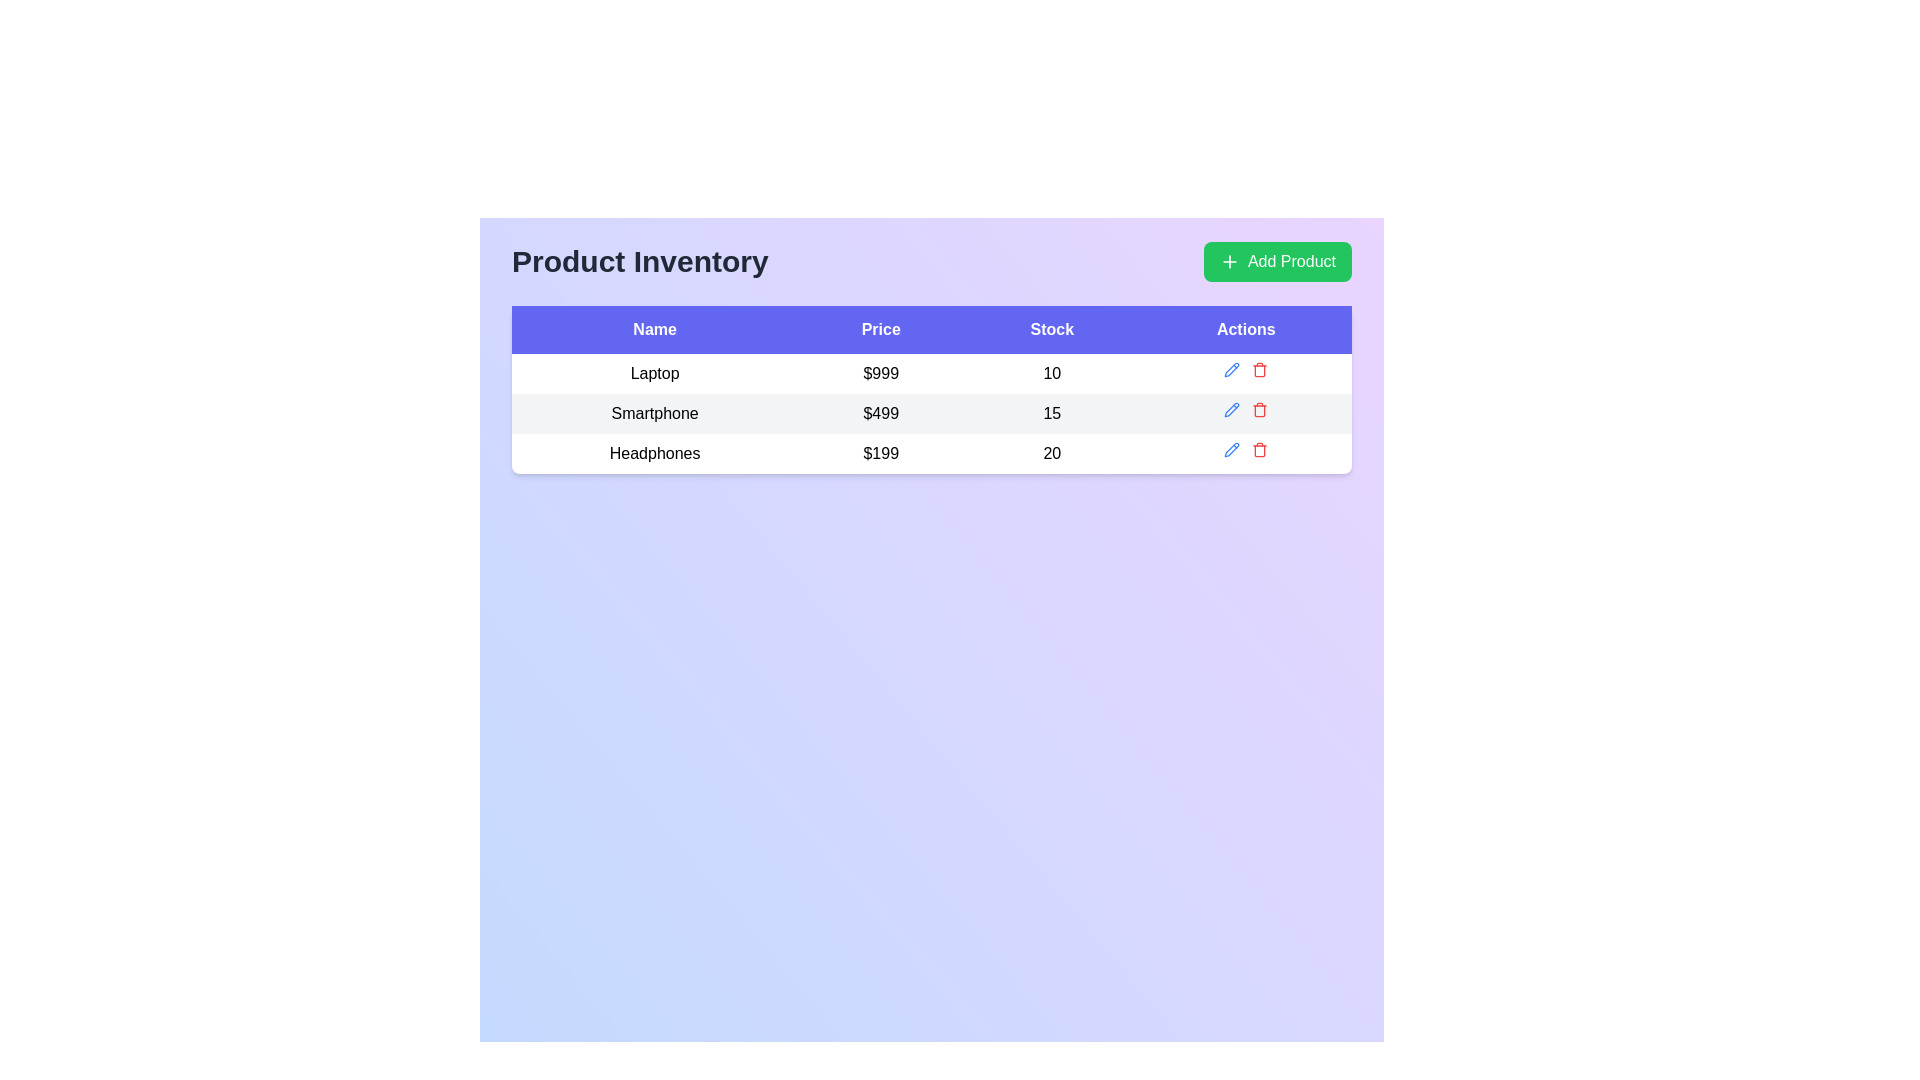 The width and height of the screenshot is (1920, 1080). Describe the element at coordinates (1051, 454) in the screenshot. I see `the text label displaying the current stock quantity for the product 'Headphones' in the inventory table, located in the 'Stock' column` at that location.